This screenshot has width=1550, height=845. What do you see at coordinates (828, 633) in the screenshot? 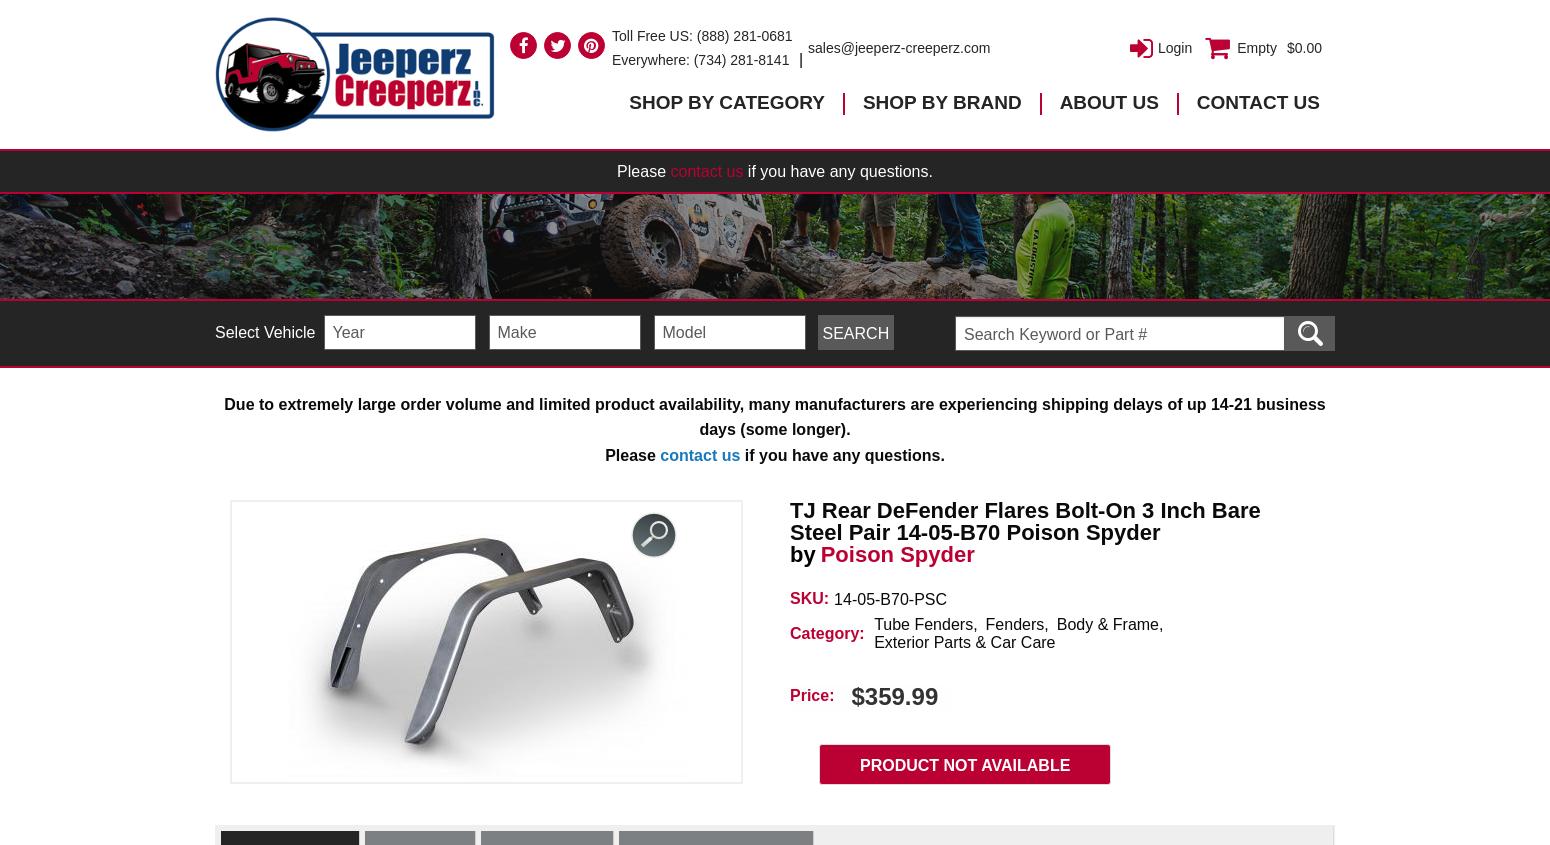
I see `'Category:'` at bounding box center [828, 633].